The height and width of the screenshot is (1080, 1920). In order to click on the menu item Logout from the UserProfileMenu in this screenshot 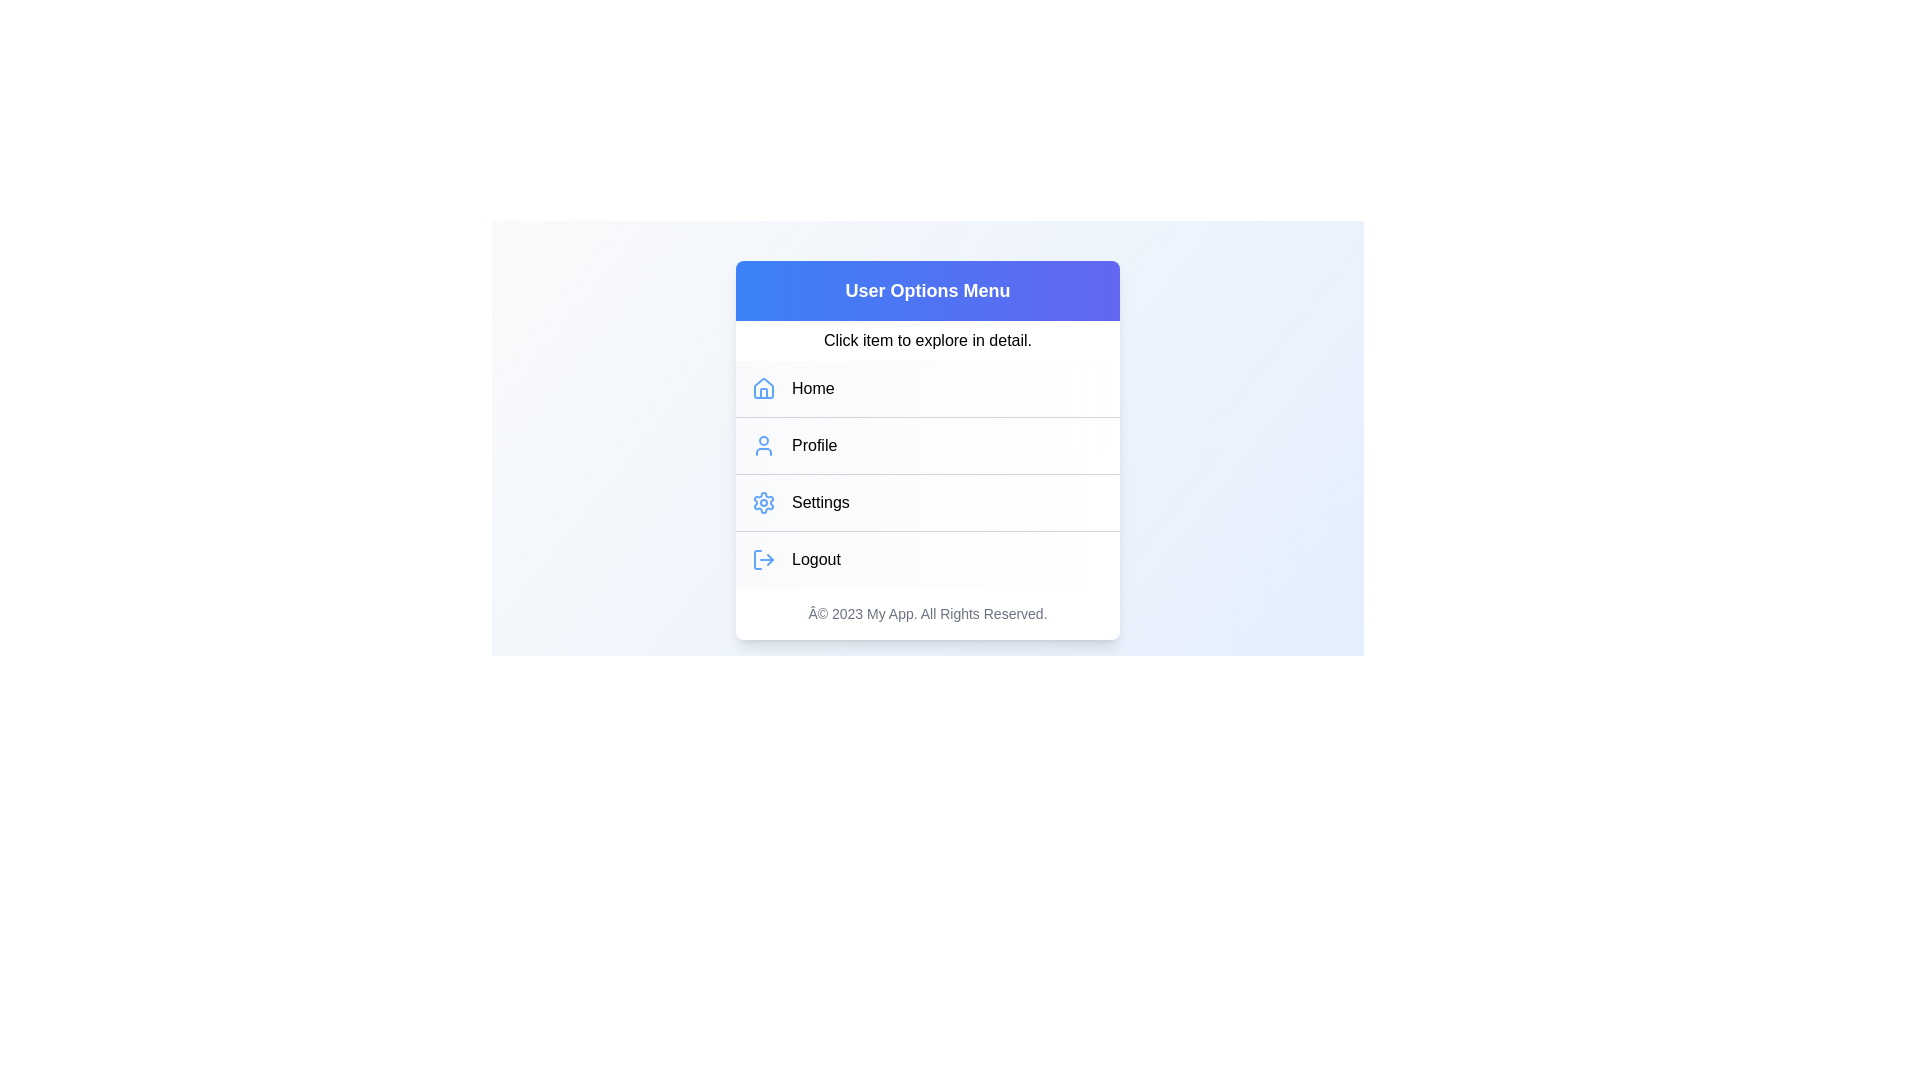, I will do `click(926, 559)`.